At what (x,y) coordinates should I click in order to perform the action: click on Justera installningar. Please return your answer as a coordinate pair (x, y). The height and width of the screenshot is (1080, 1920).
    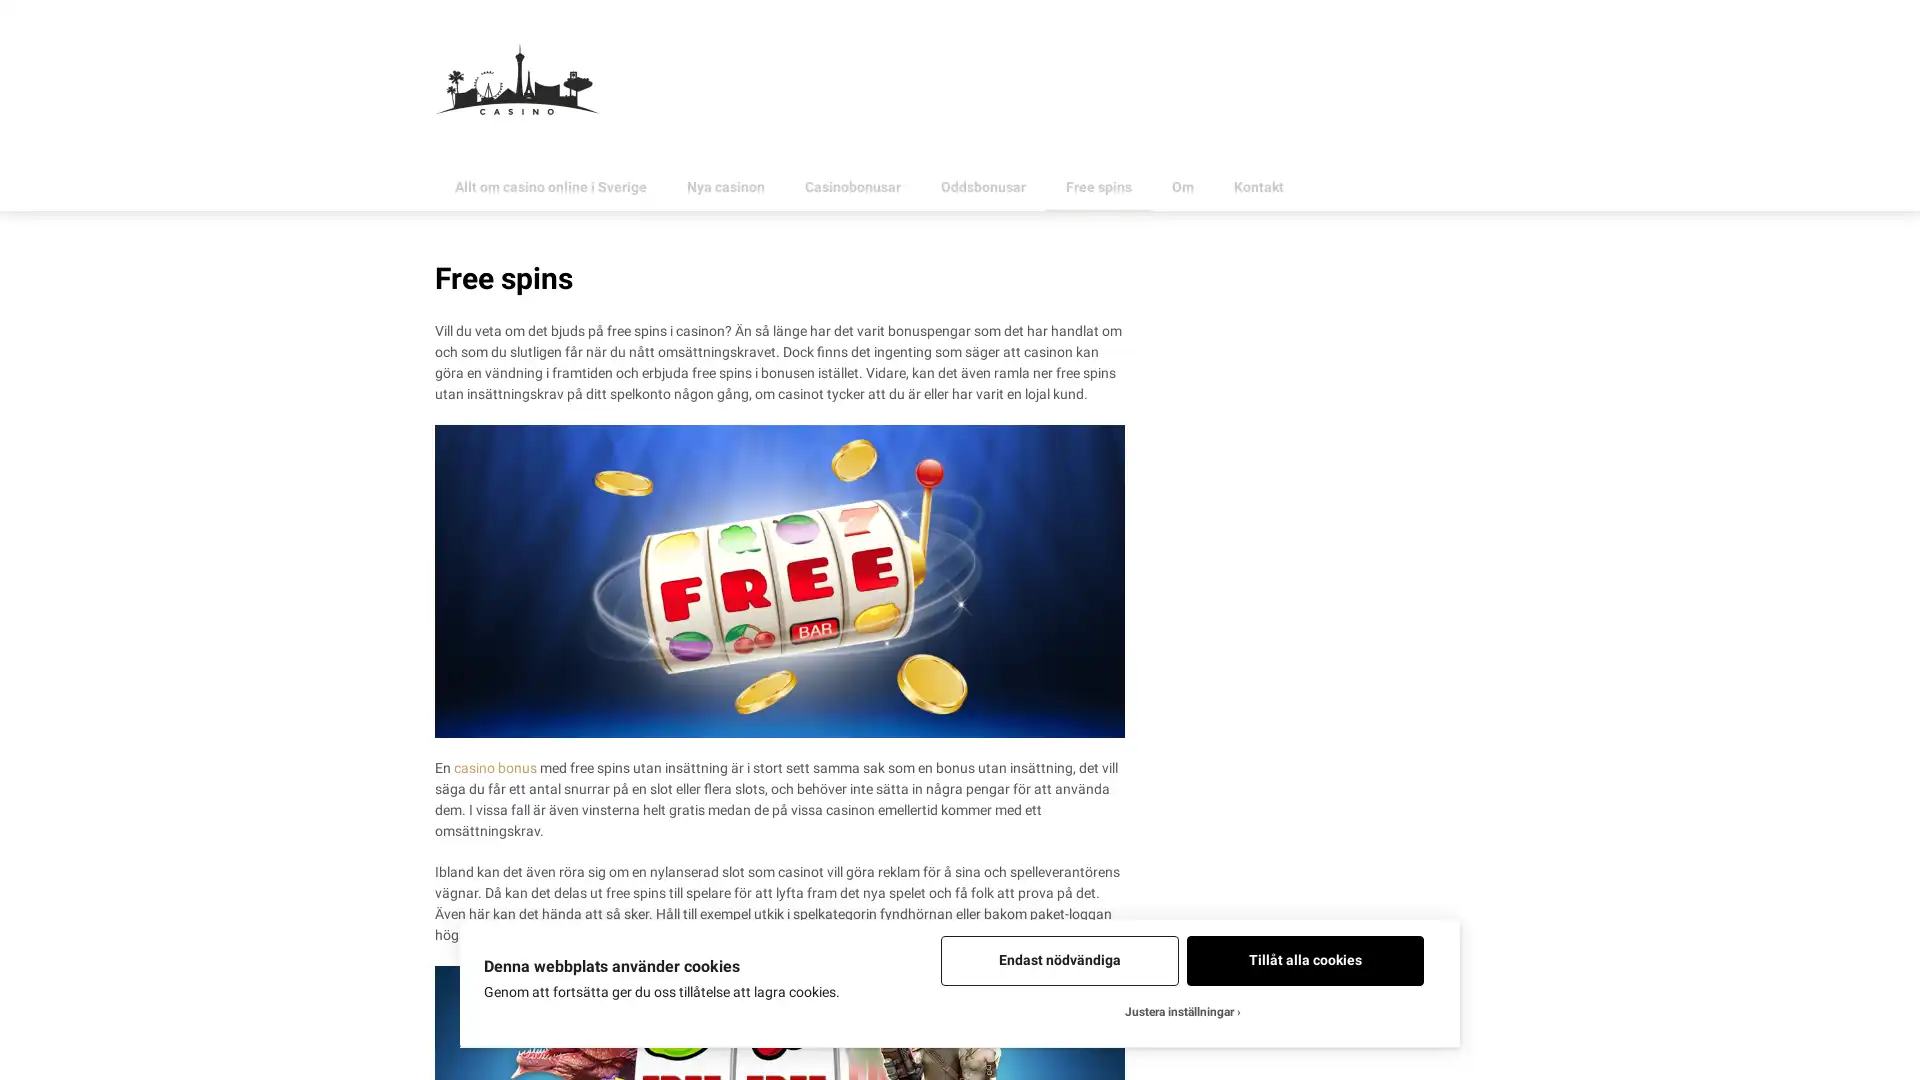
    Looking at the image, I should click on (1182, 1012).